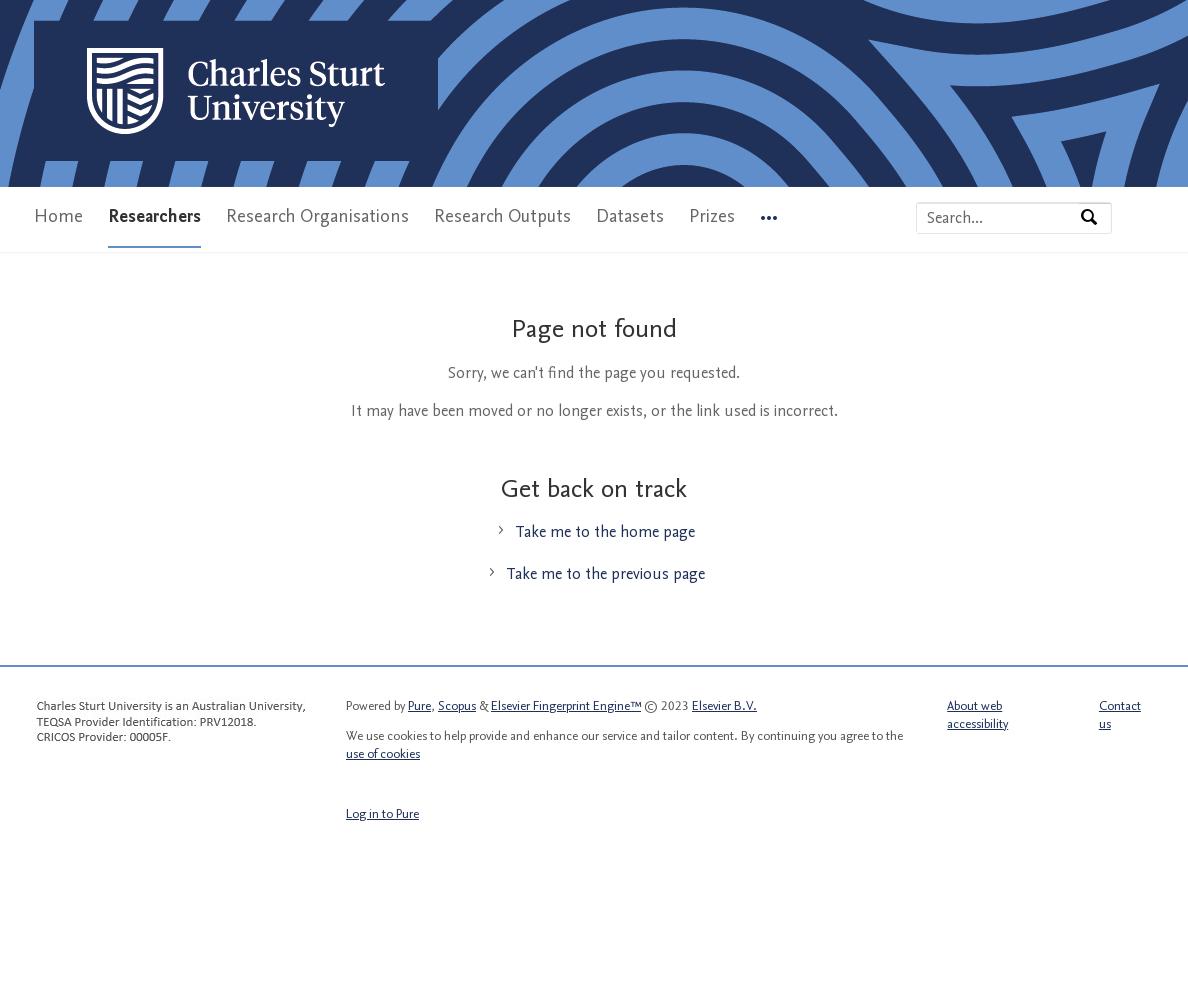  What do you see at coordinates (483, 704) in the screenshot?
I see `'&'` at bounding box center [483, 704].